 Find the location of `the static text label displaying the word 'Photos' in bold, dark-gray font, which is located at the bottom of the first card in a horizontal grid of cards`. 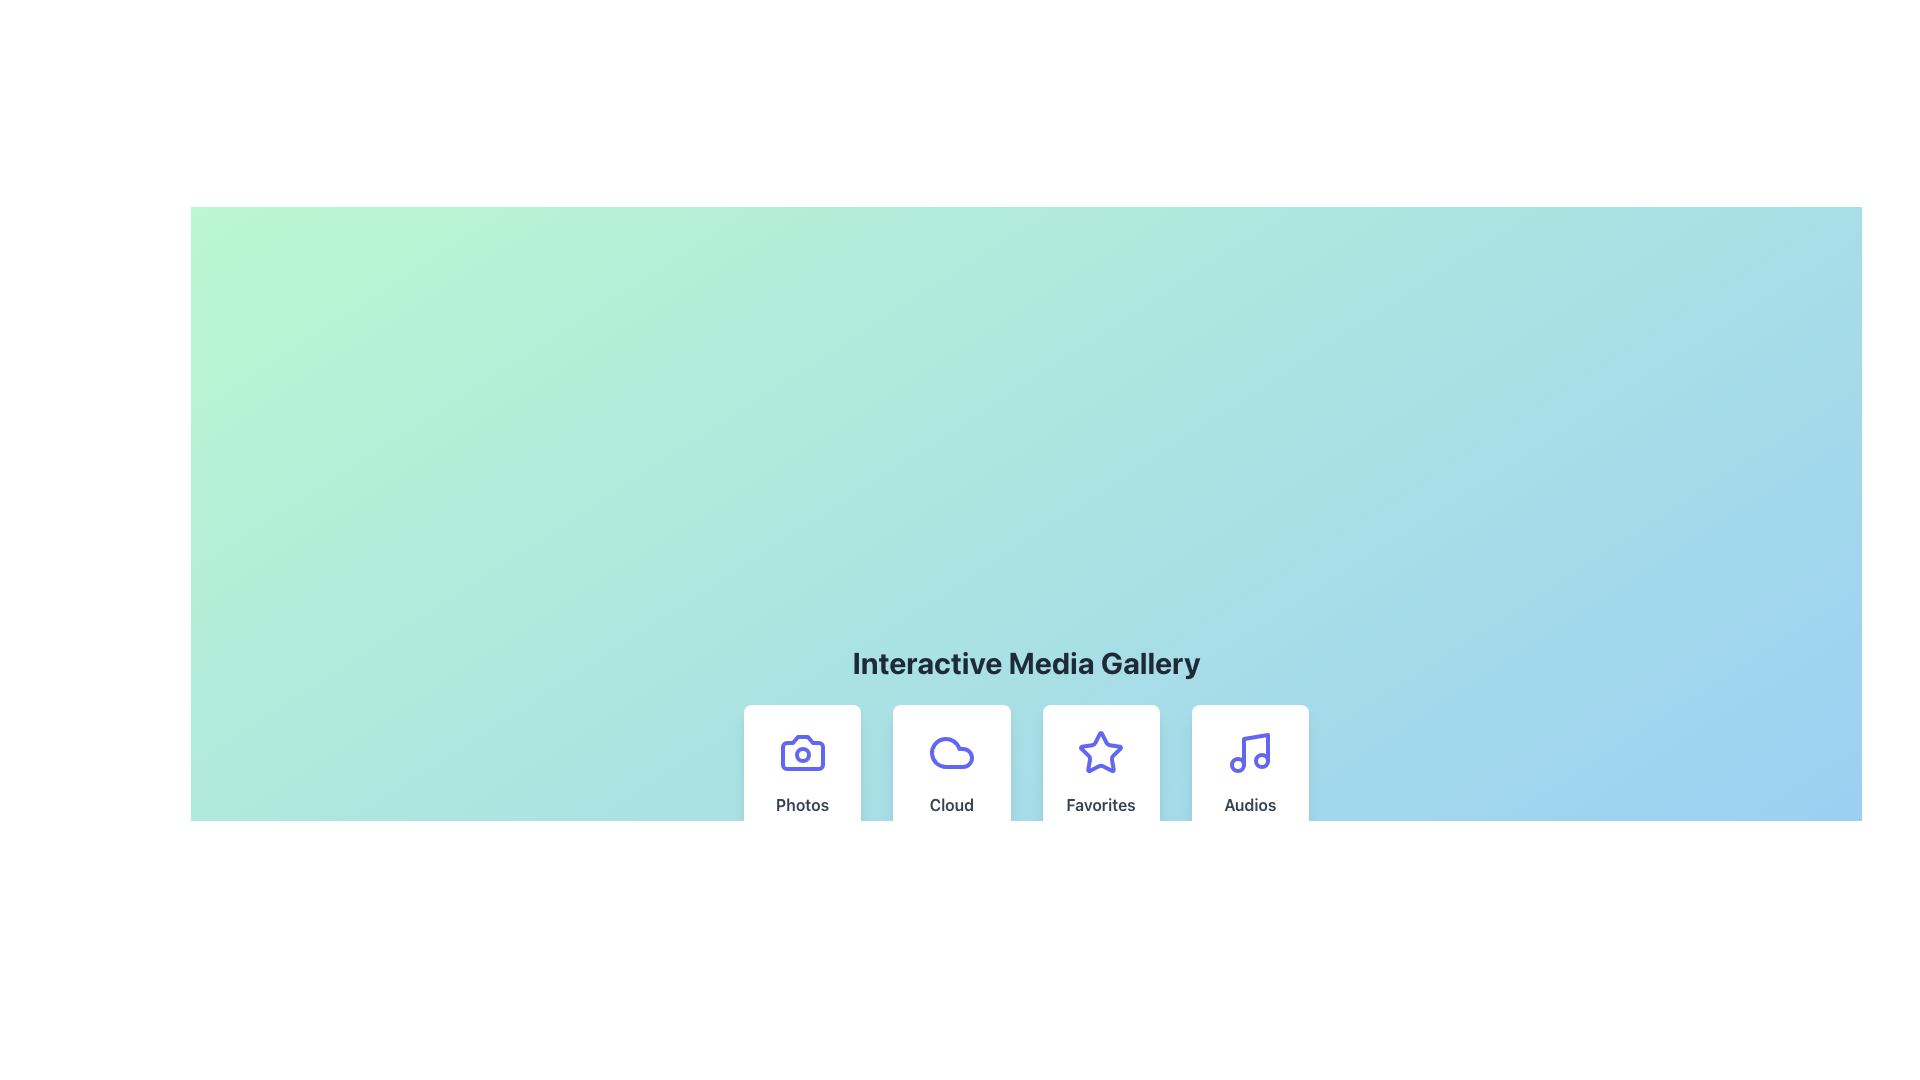

the static text label displaying the word 'Photos' in bold, dark-gray font, which is located at the bottom of the first card in a horizontal grid of cards is located at coordinates (802, 804).